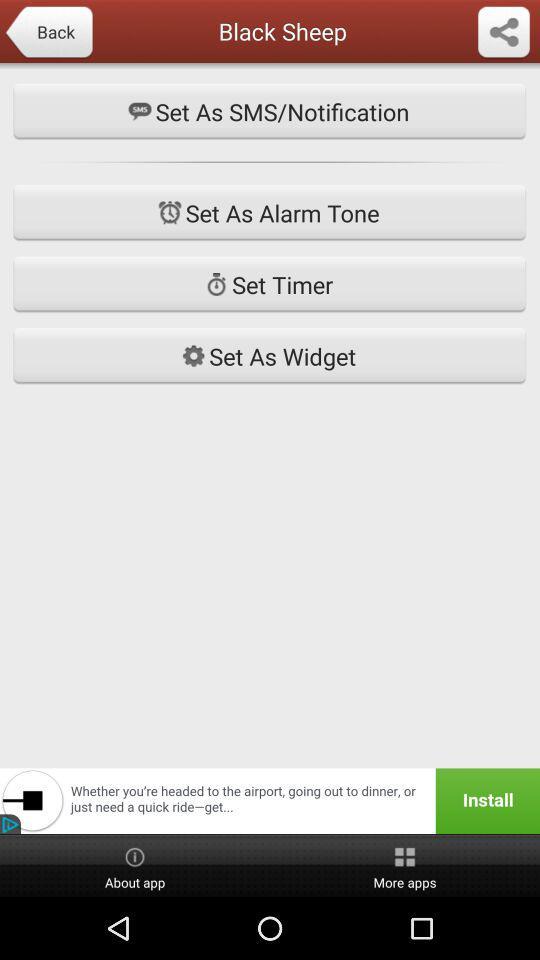  Describe the element at coordinates (405, 865) in the screenshot. I see `the more apps button` at that location.